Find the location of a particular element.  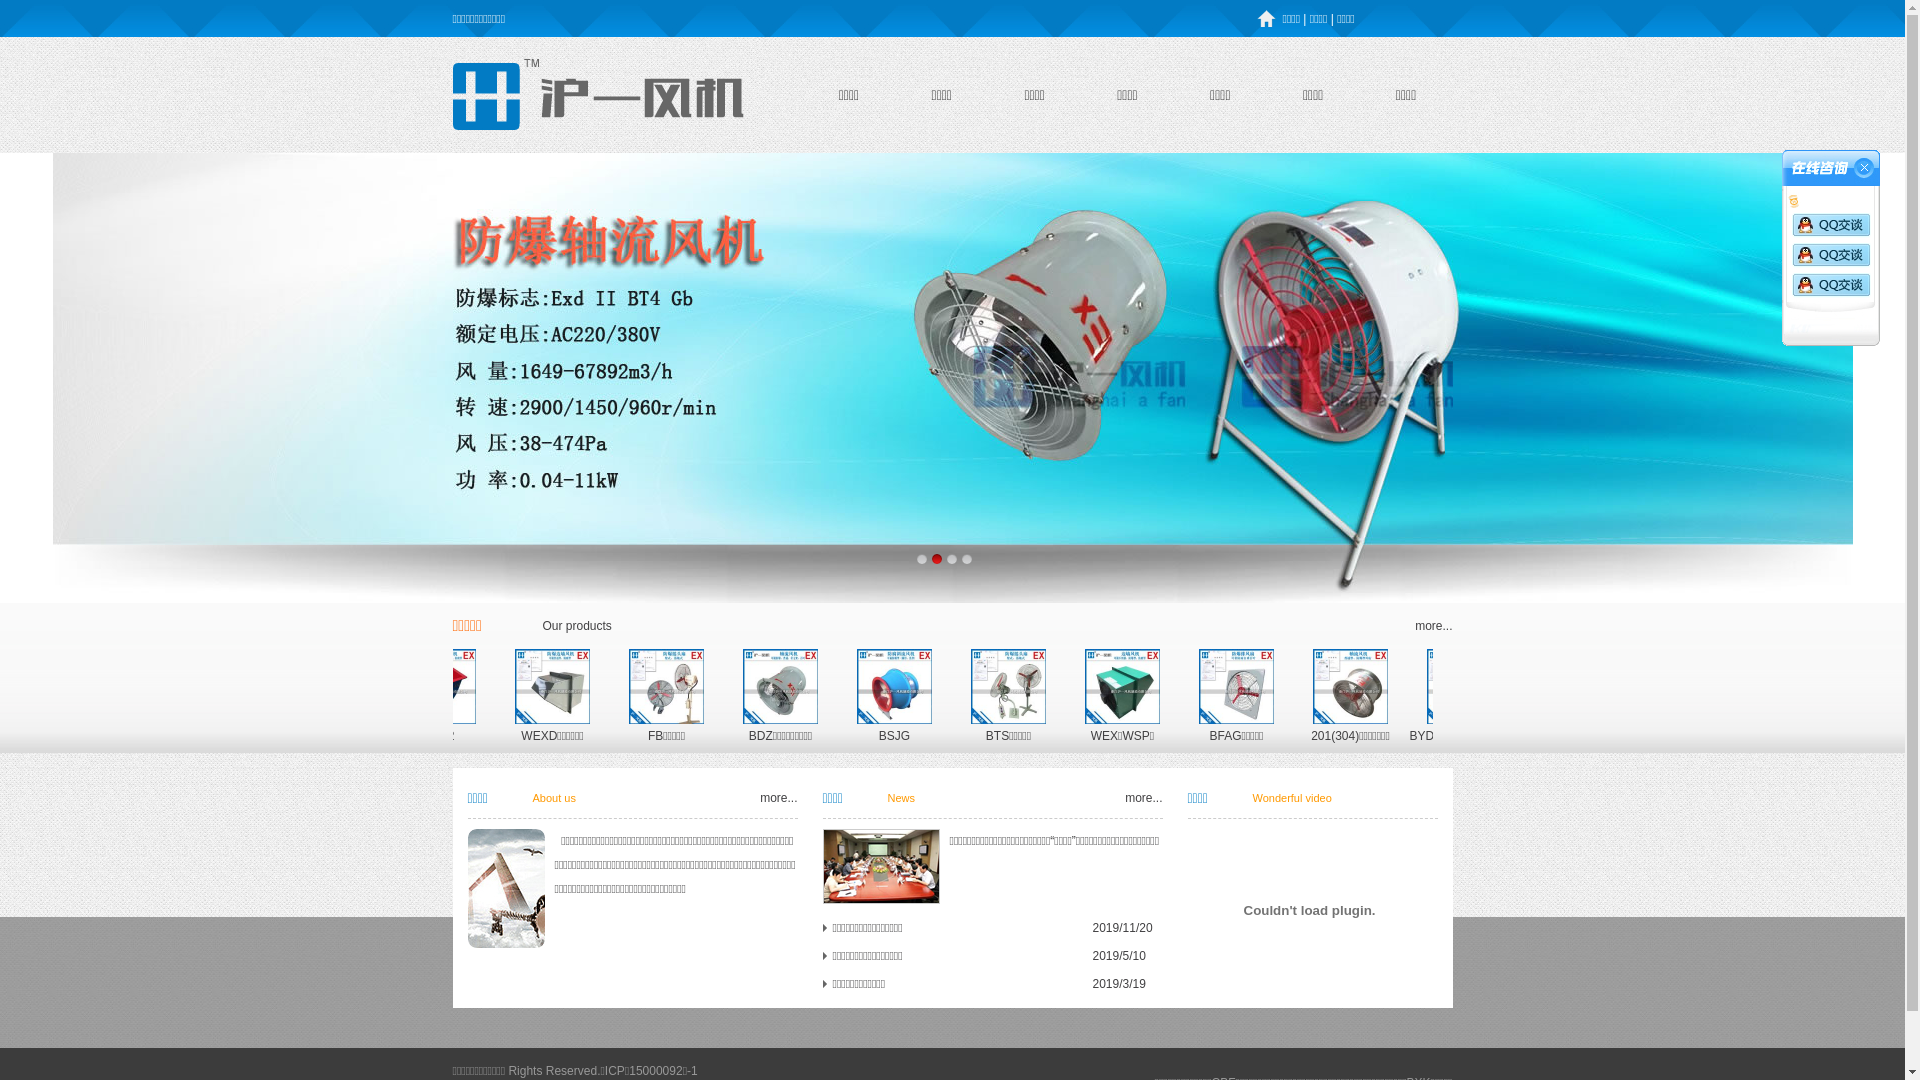

'4' is located at coordinates (967, 558).